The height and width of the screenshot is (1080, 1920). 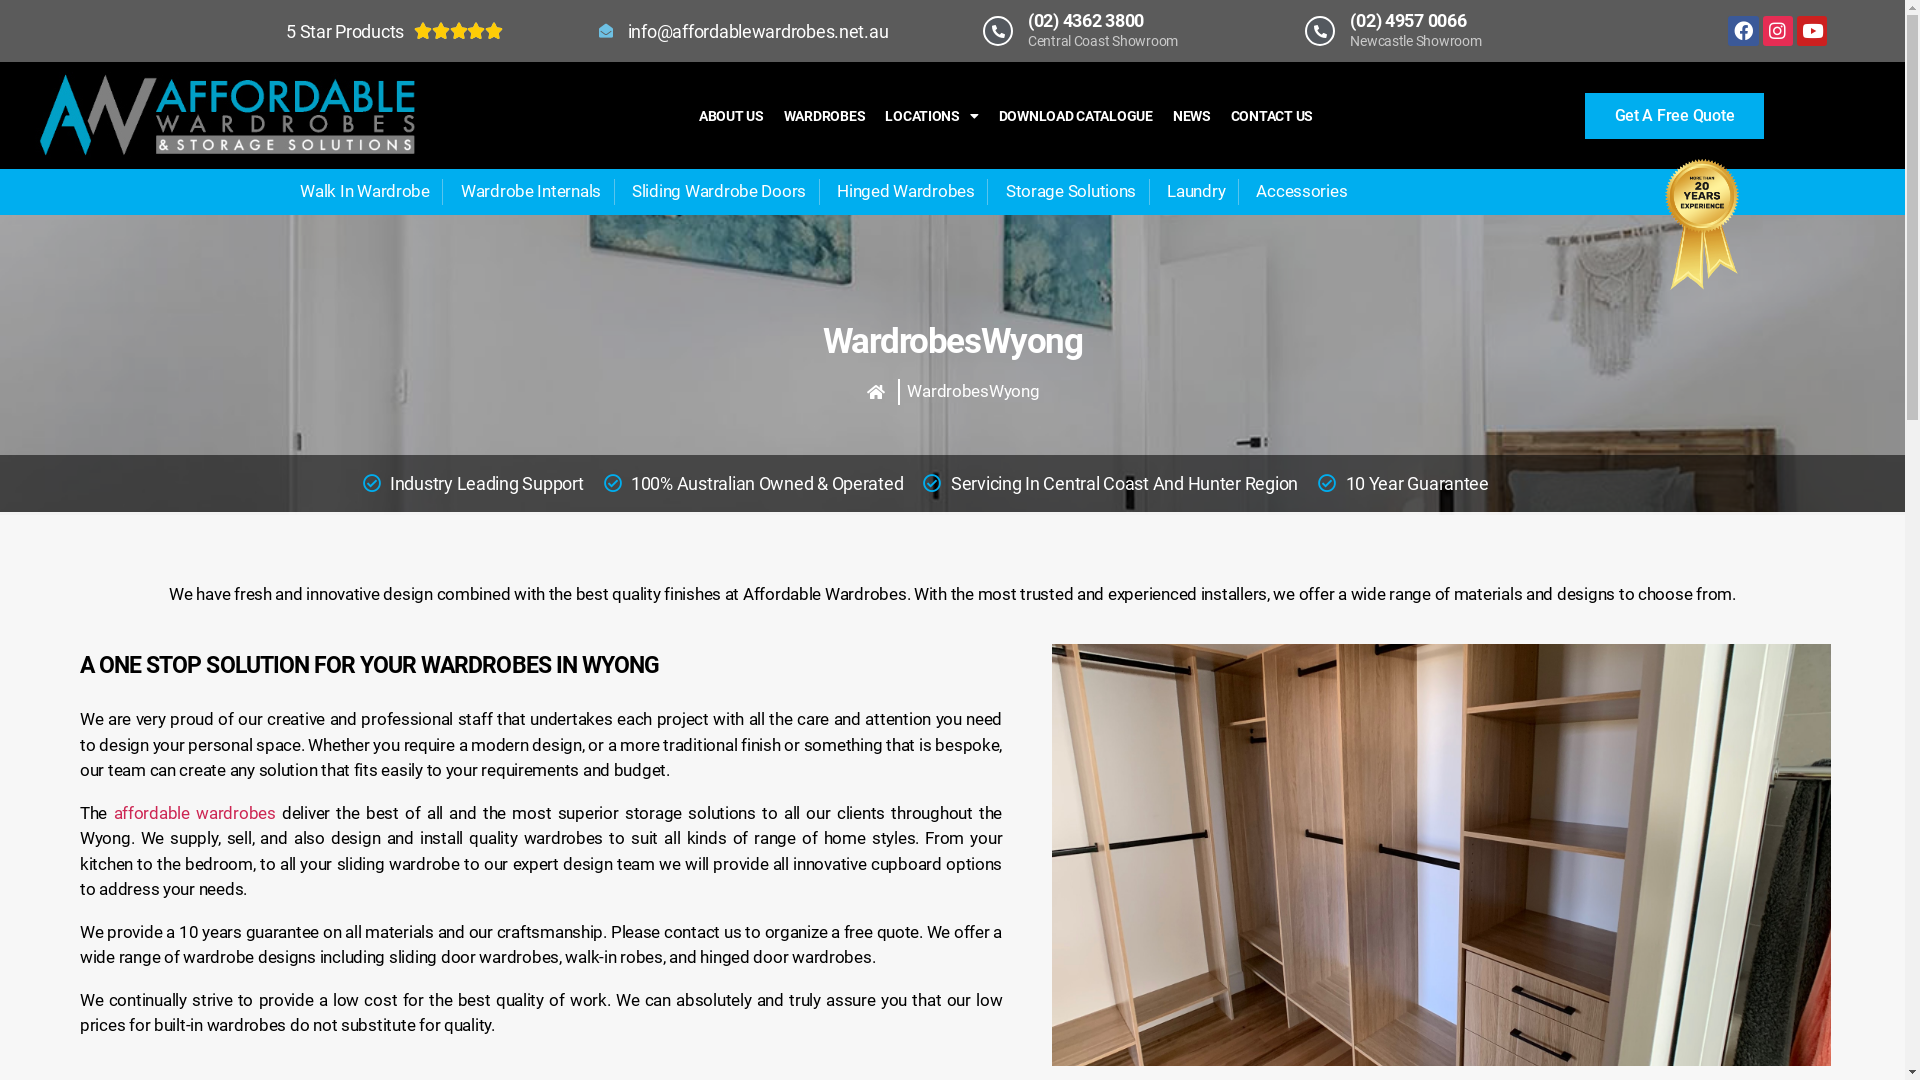 I want to click on '(02) 4957 0066', so click(x=1406, y=20).